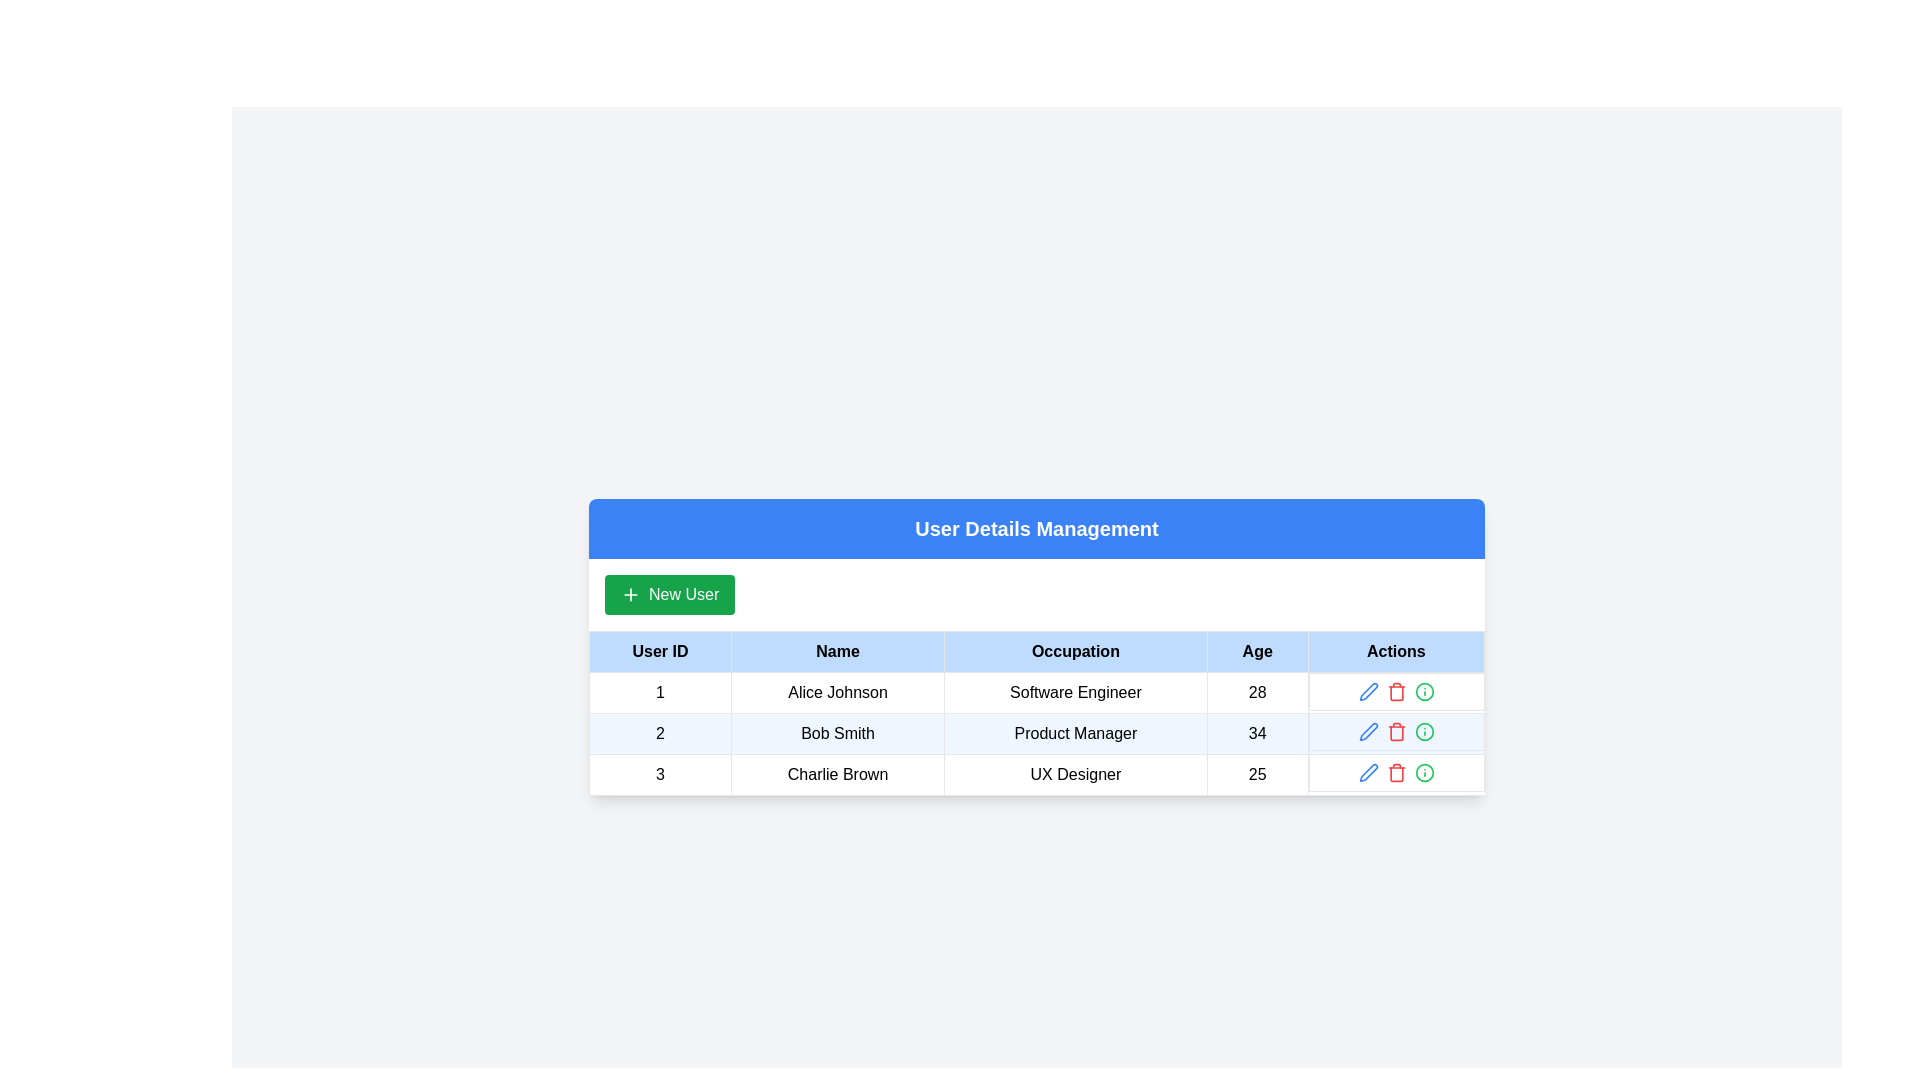 Image resolution: width=1920 pixels, height=1080 pixels. What do you see at coordinates (660, 773) in the screenshot?
I see `the Text Label that identifies user 'Charlie Brown' in the 'User ID' column of the table` at bounding box center [660, 773].